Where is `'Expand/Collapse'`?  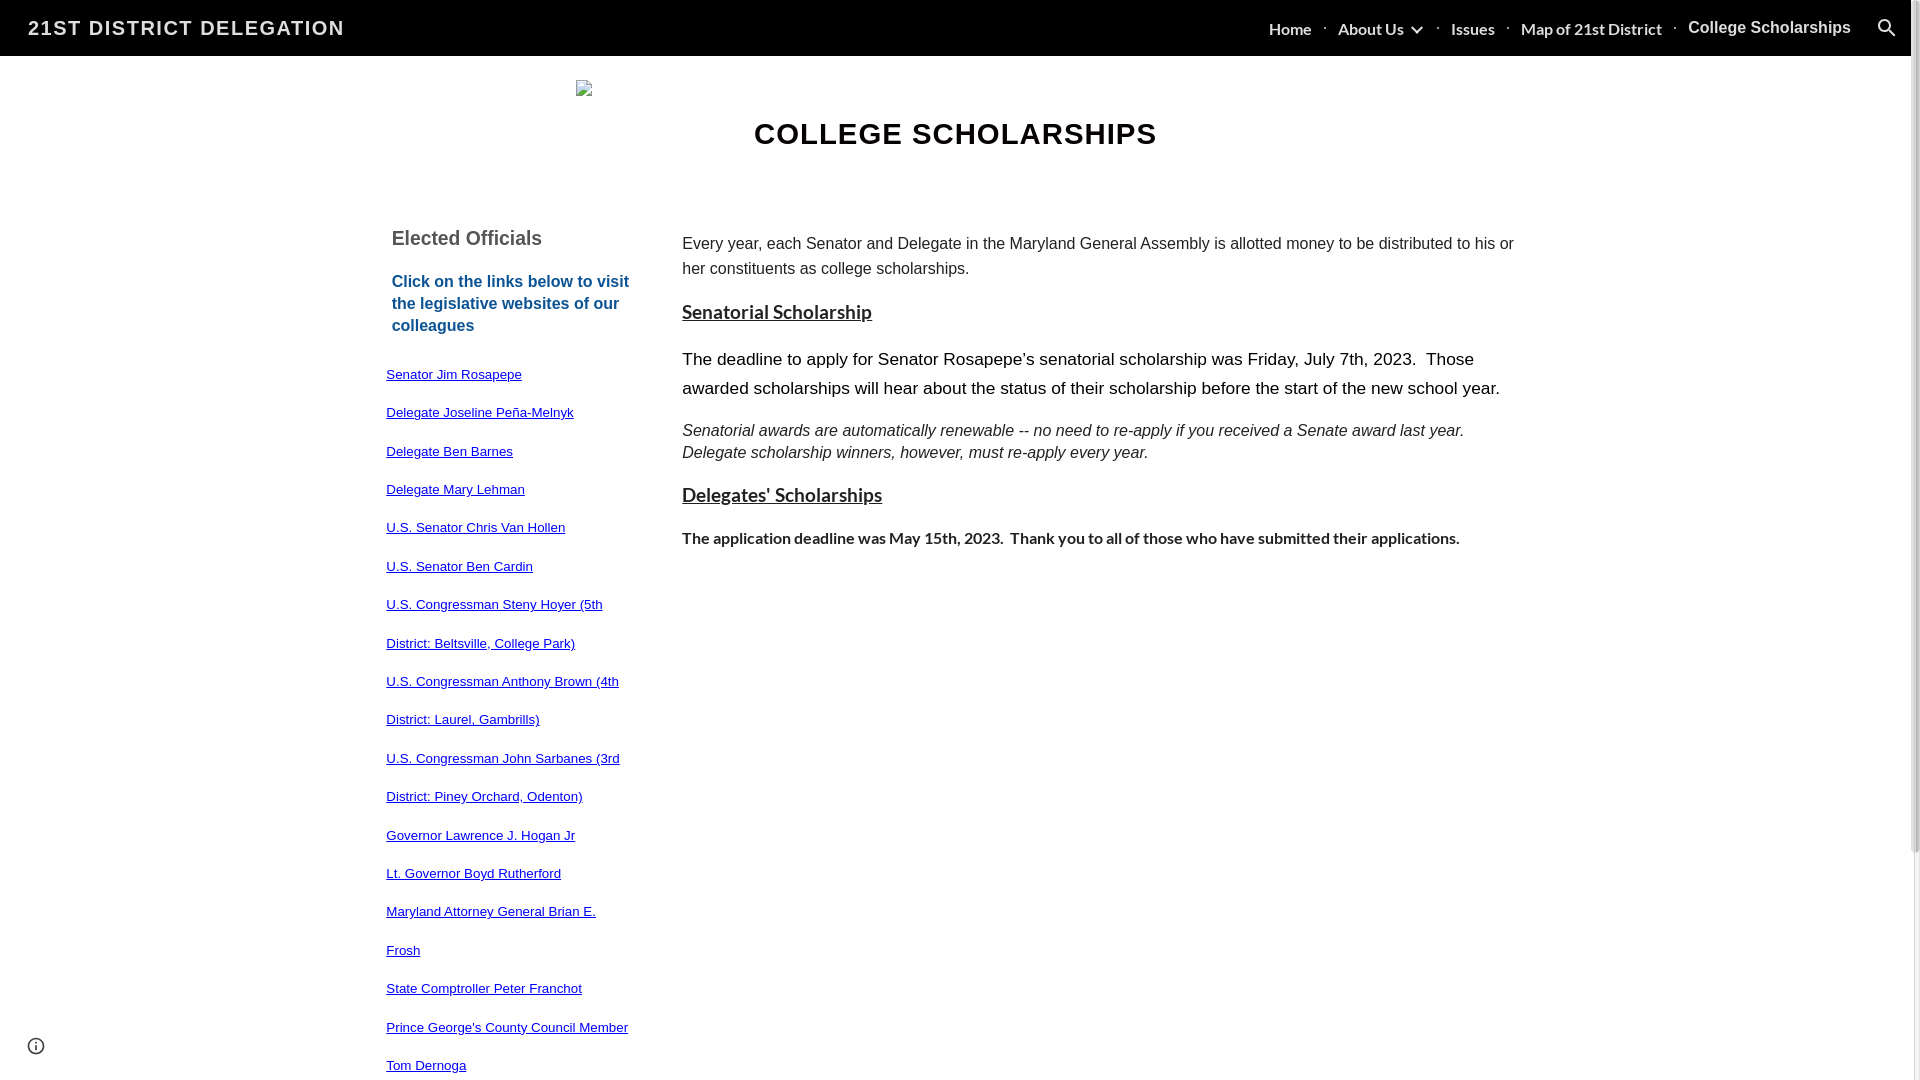
'Expand/Collapse' is located at coordinates (1415, 27).